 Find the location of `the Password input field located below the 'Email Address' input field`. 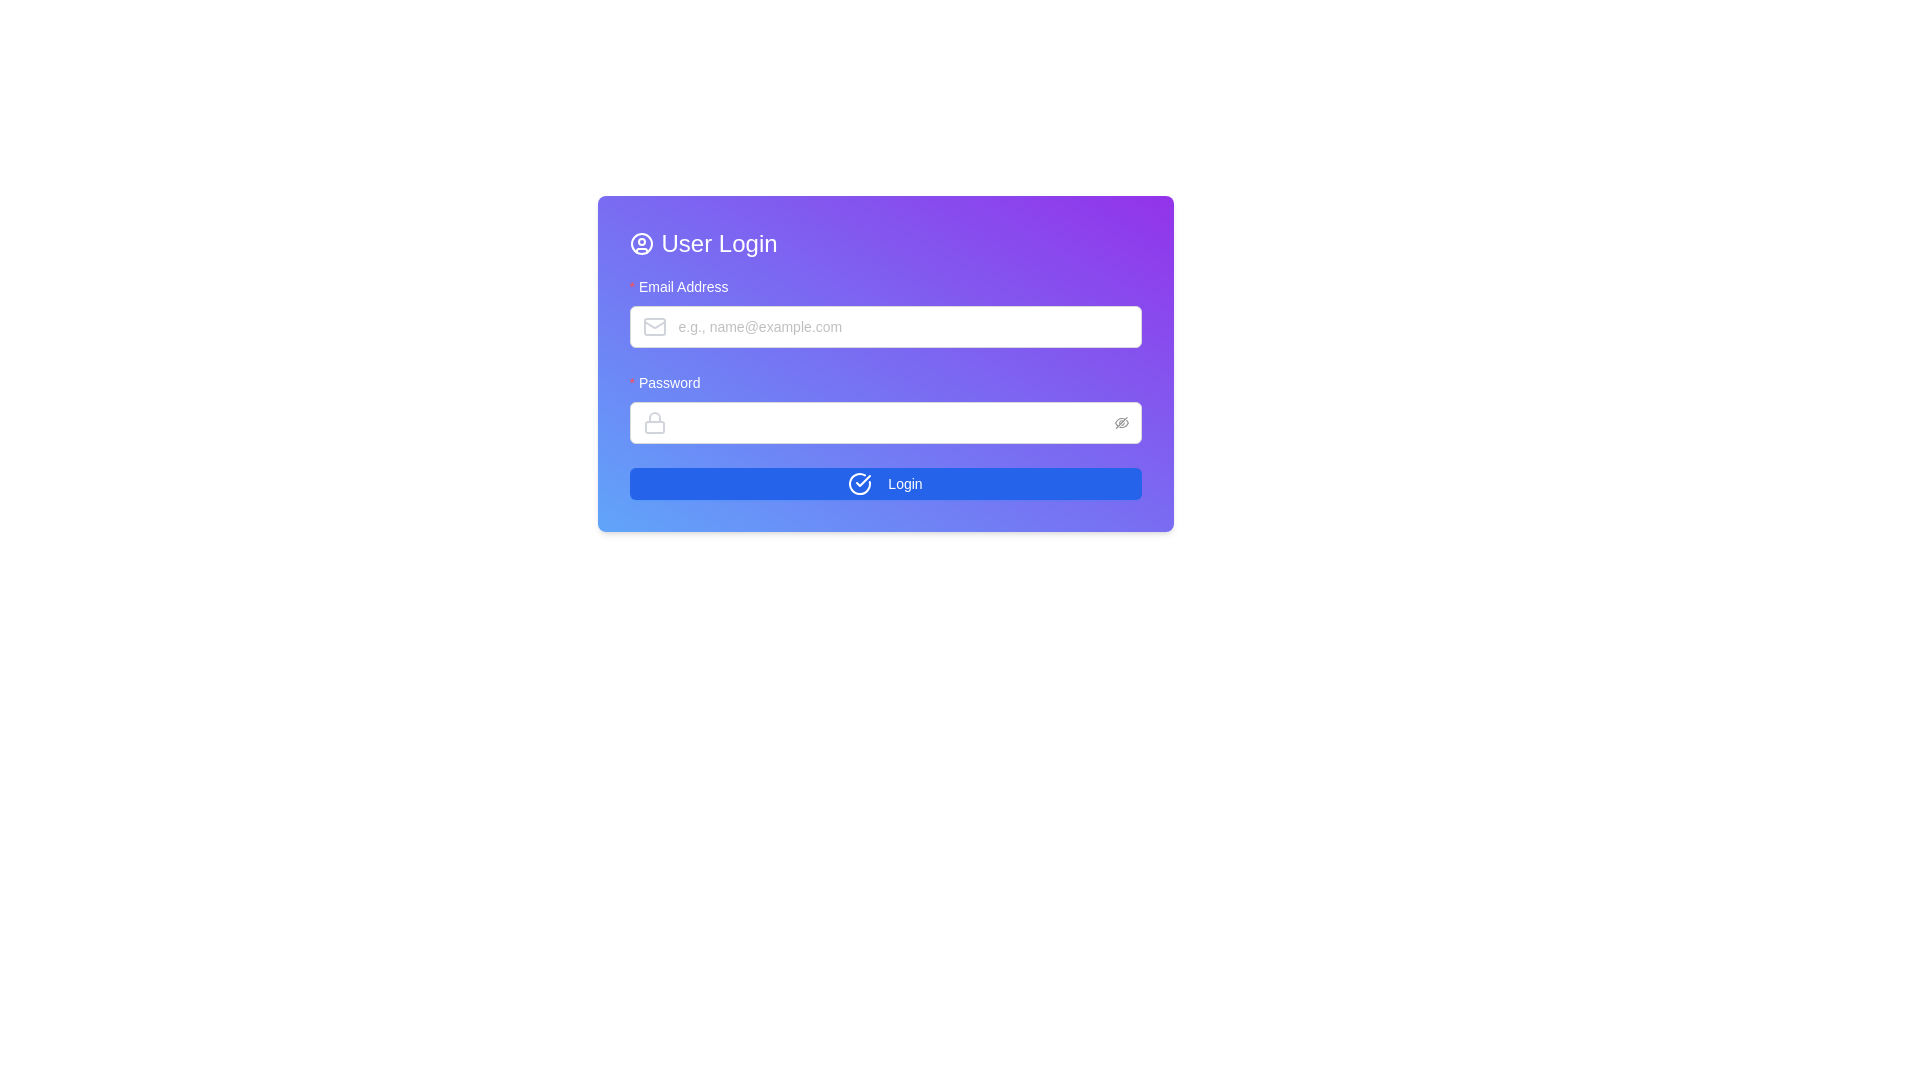

the Password input field located below the 'Email Address' input field is located at coordinates (884, 407).